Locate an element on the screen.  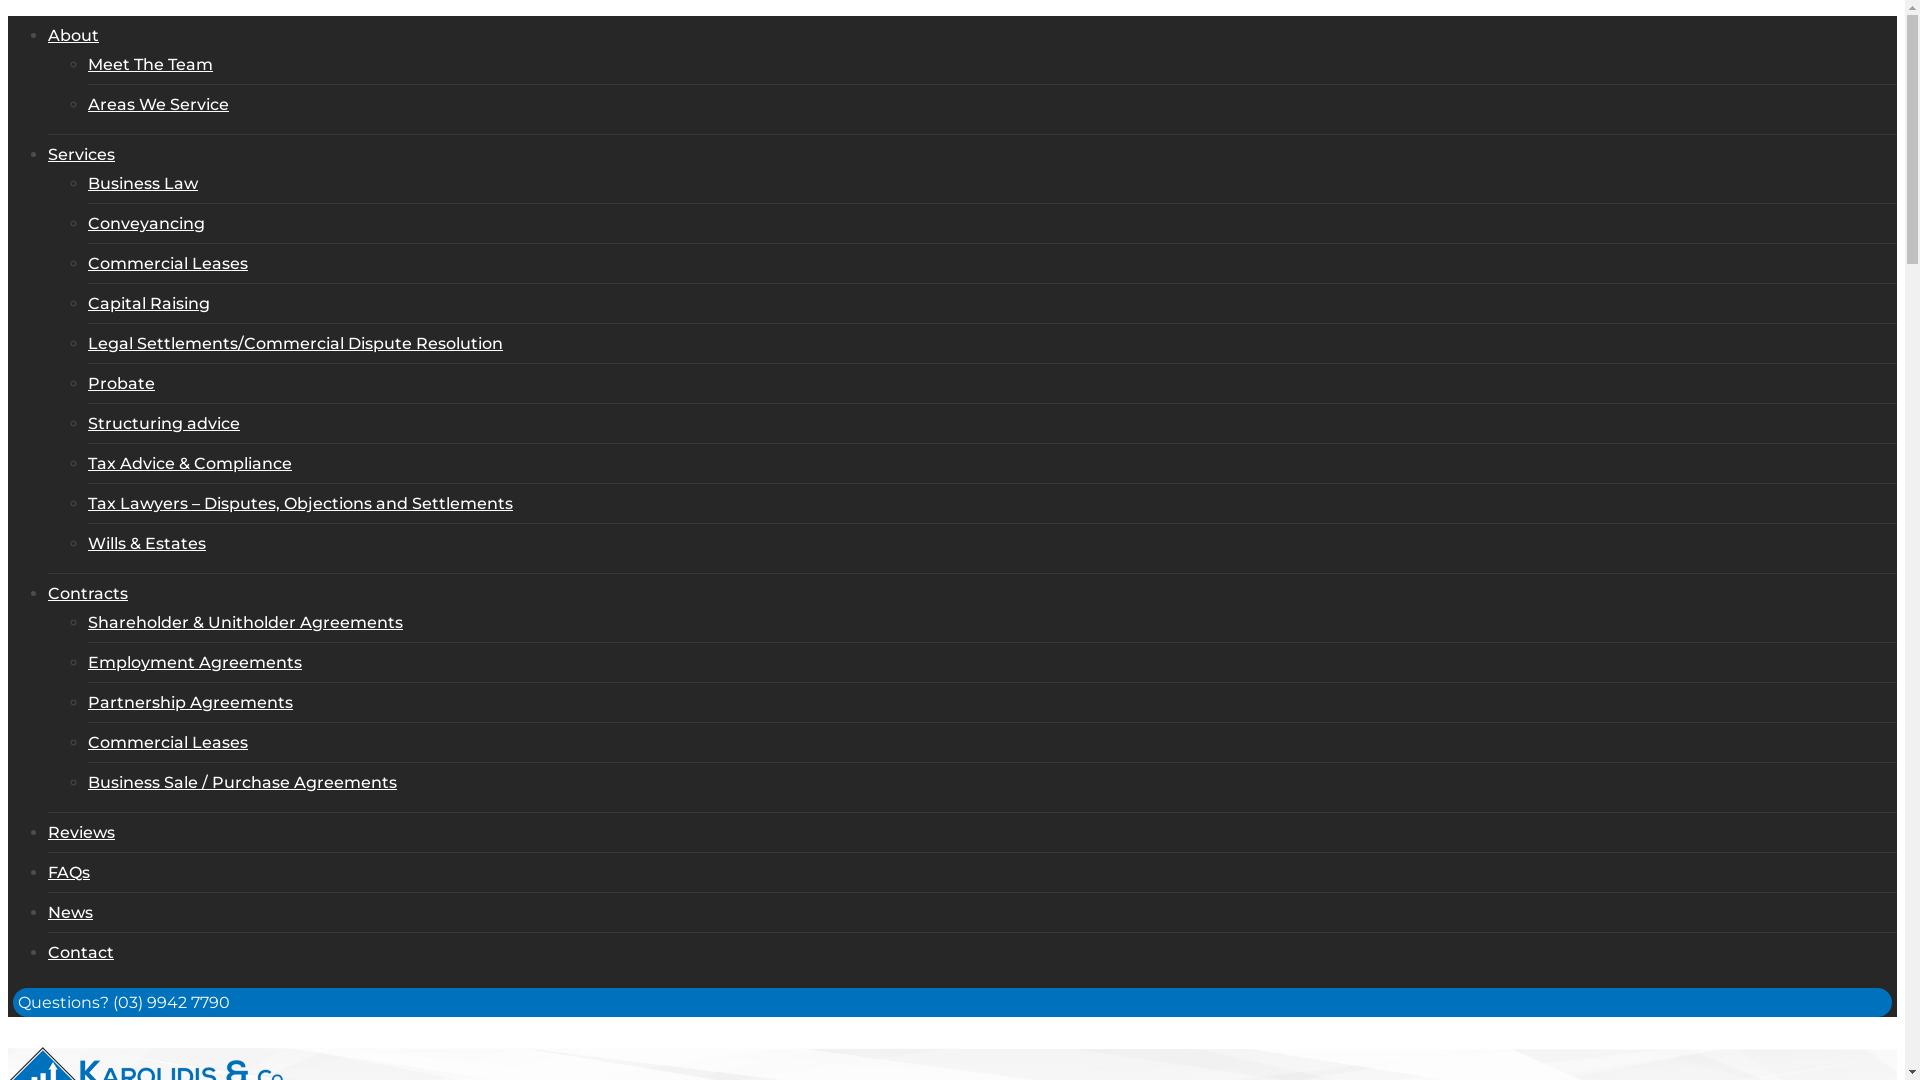
'Meet The Team' is located at coordinates (149, 63).